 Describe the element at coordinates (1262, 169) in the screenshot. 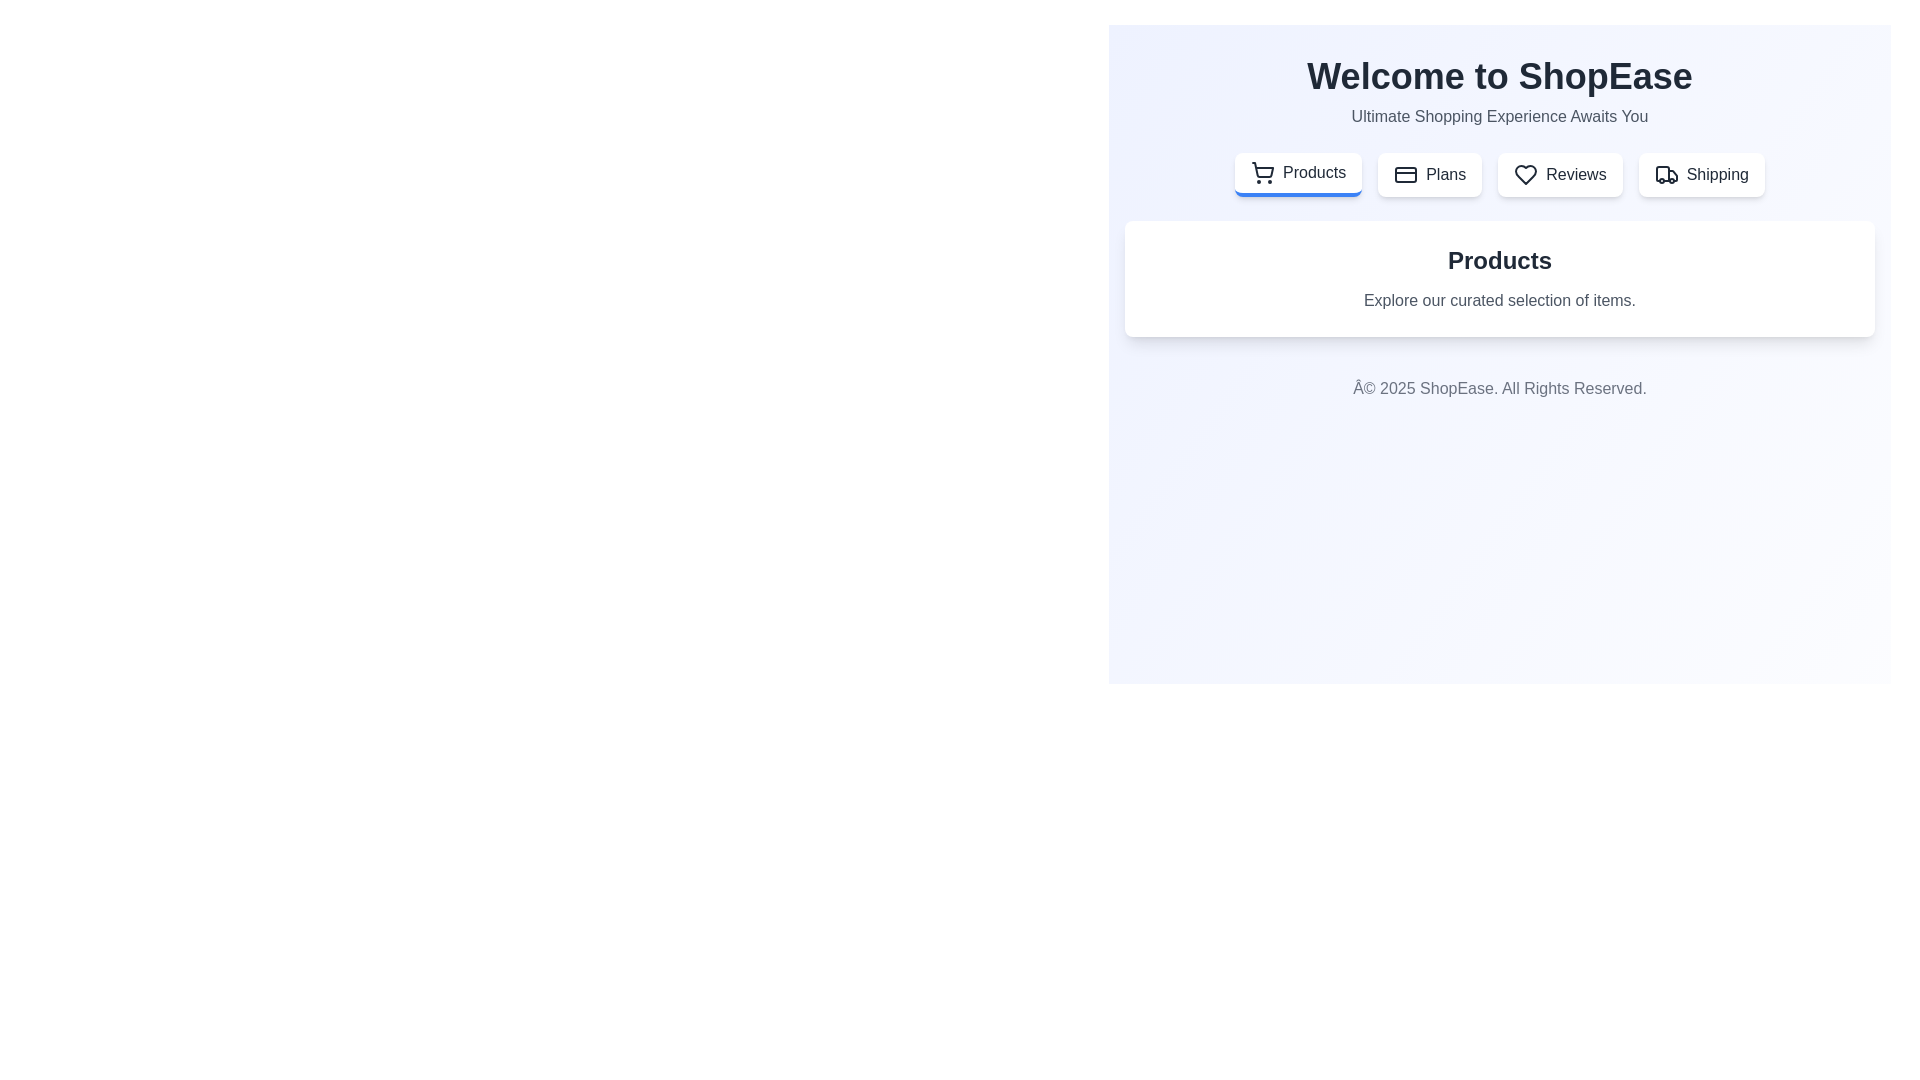

I see `the shopping cart icon located in the navigation bar, which represents the basket part of the cart functionality` at that location.